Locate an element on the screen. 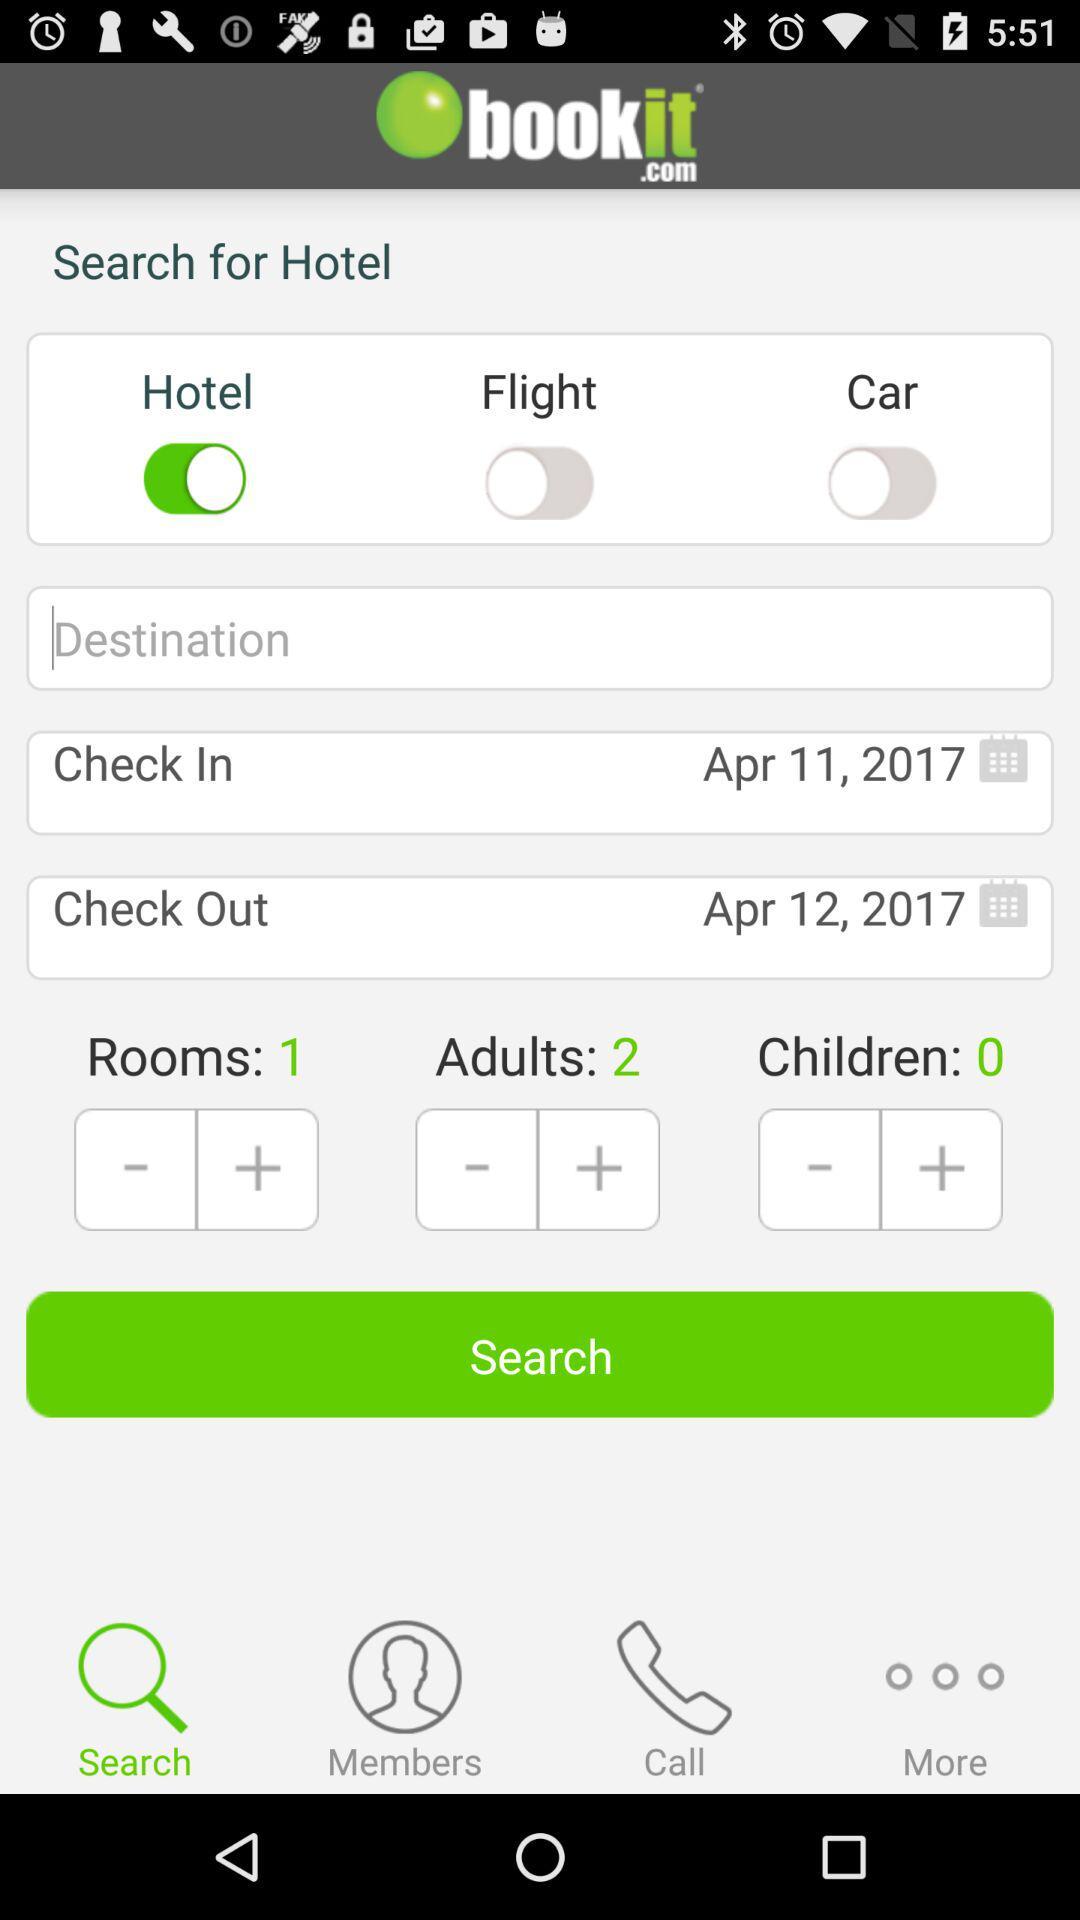  the minus icon is located at coordinates (476, 1250).